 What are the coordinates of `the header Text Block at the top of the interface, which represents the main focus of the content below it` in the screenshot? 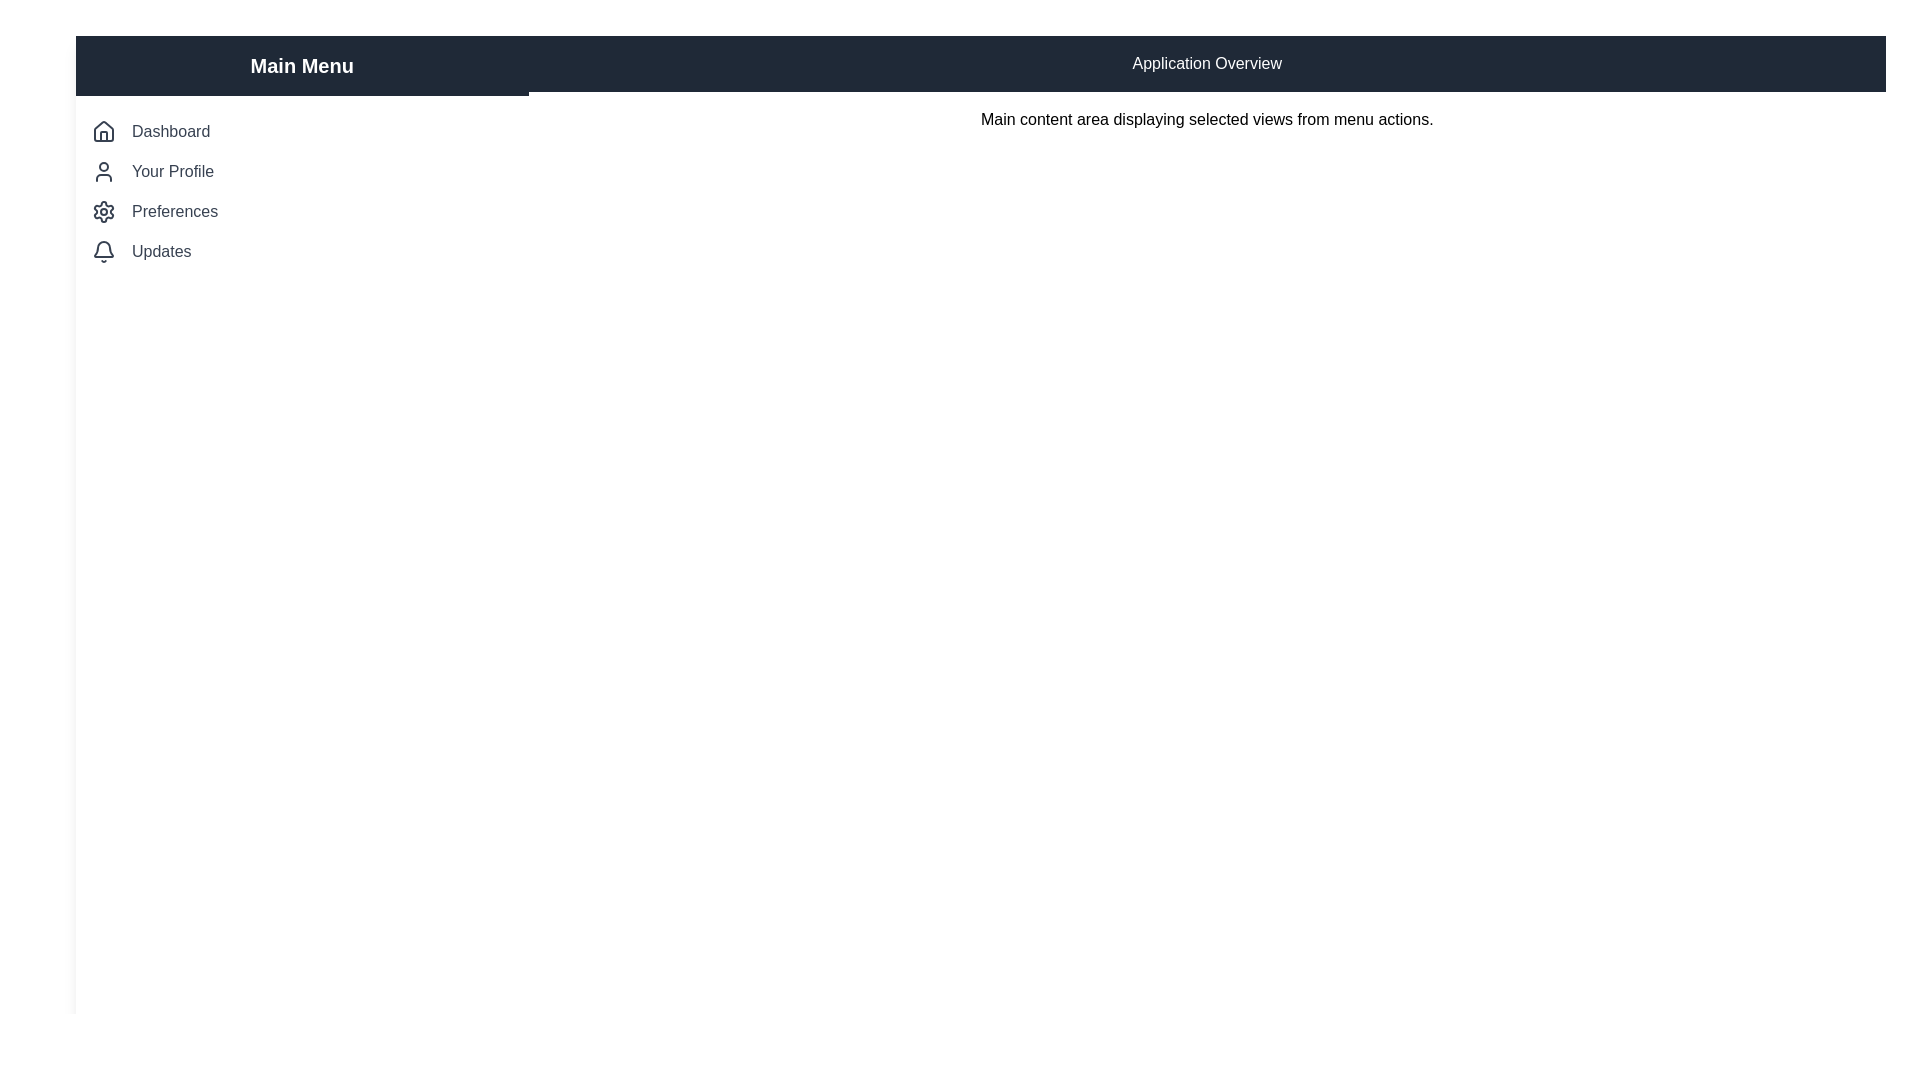 It's located at (1206, 63).